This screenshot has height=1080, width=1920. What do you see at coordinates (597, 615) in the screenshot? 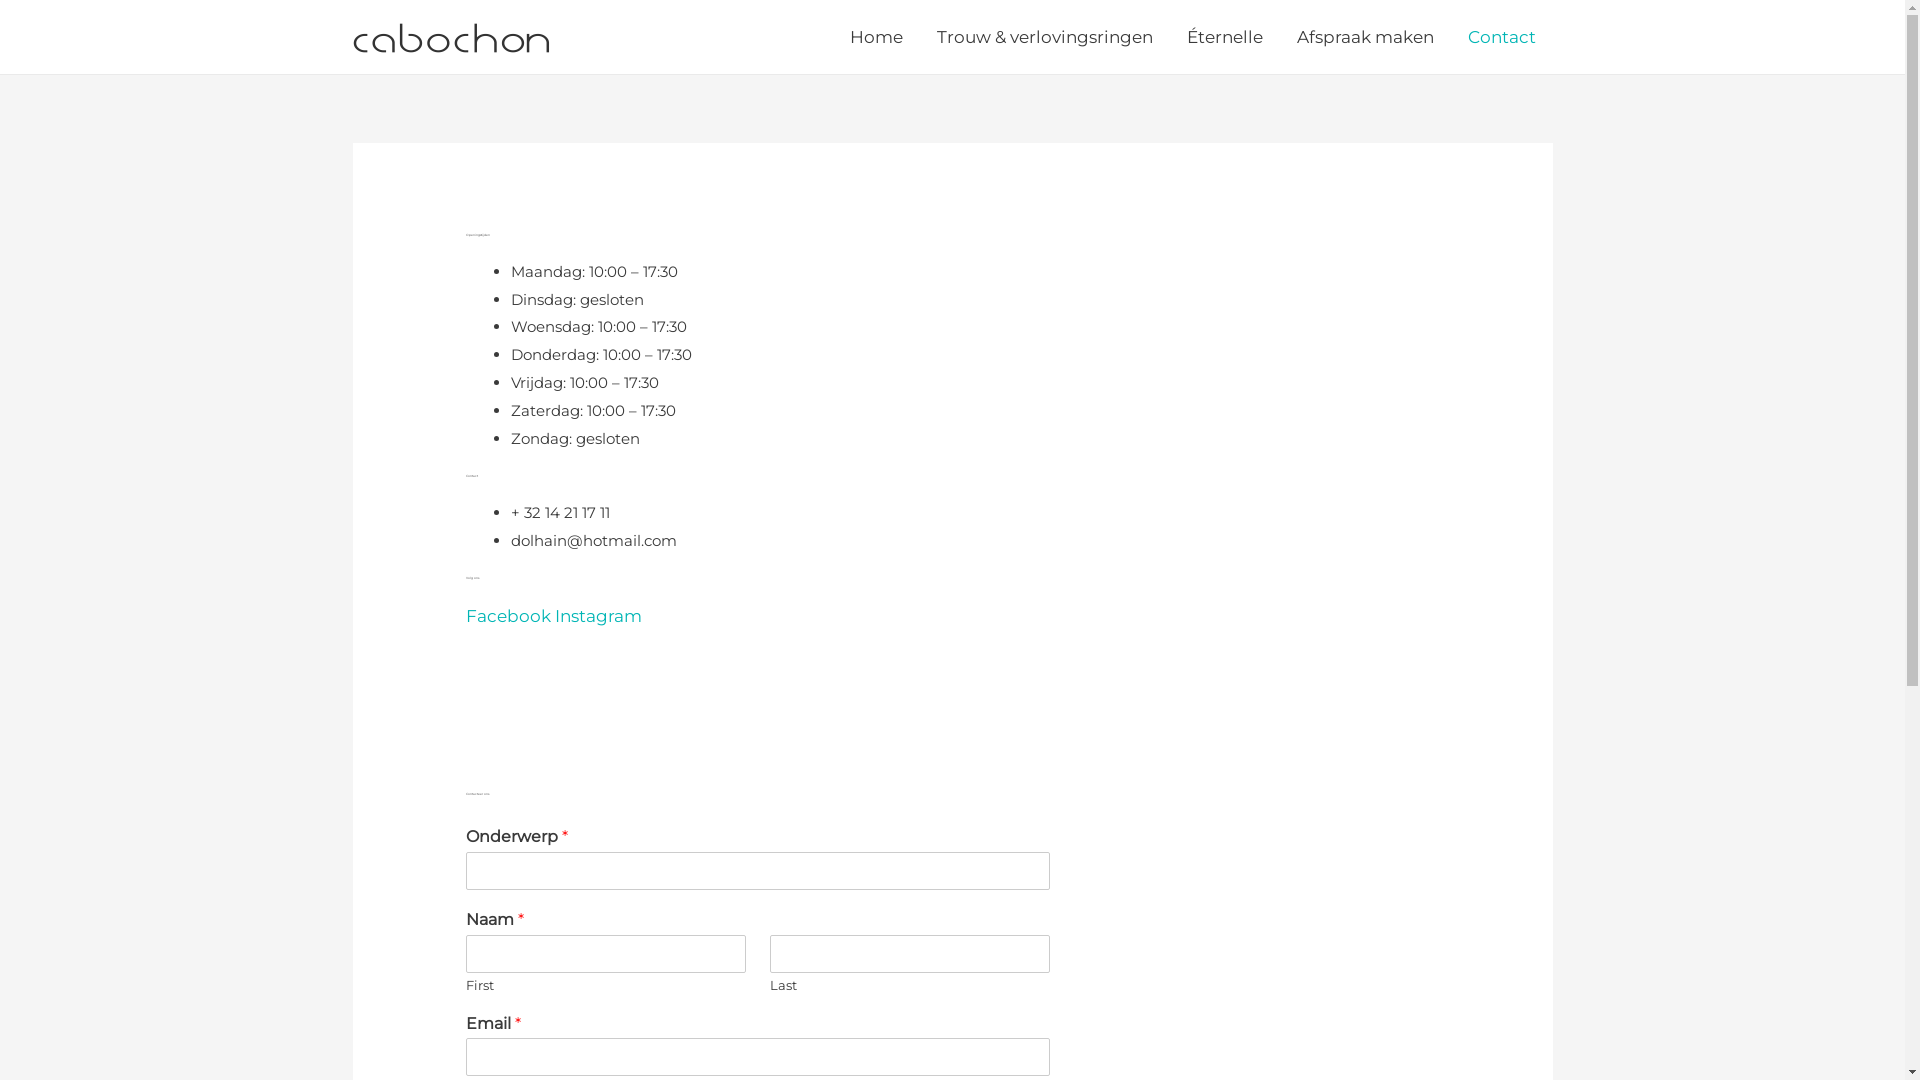
I see `'Instagram'` at bounding box center [597, 615].